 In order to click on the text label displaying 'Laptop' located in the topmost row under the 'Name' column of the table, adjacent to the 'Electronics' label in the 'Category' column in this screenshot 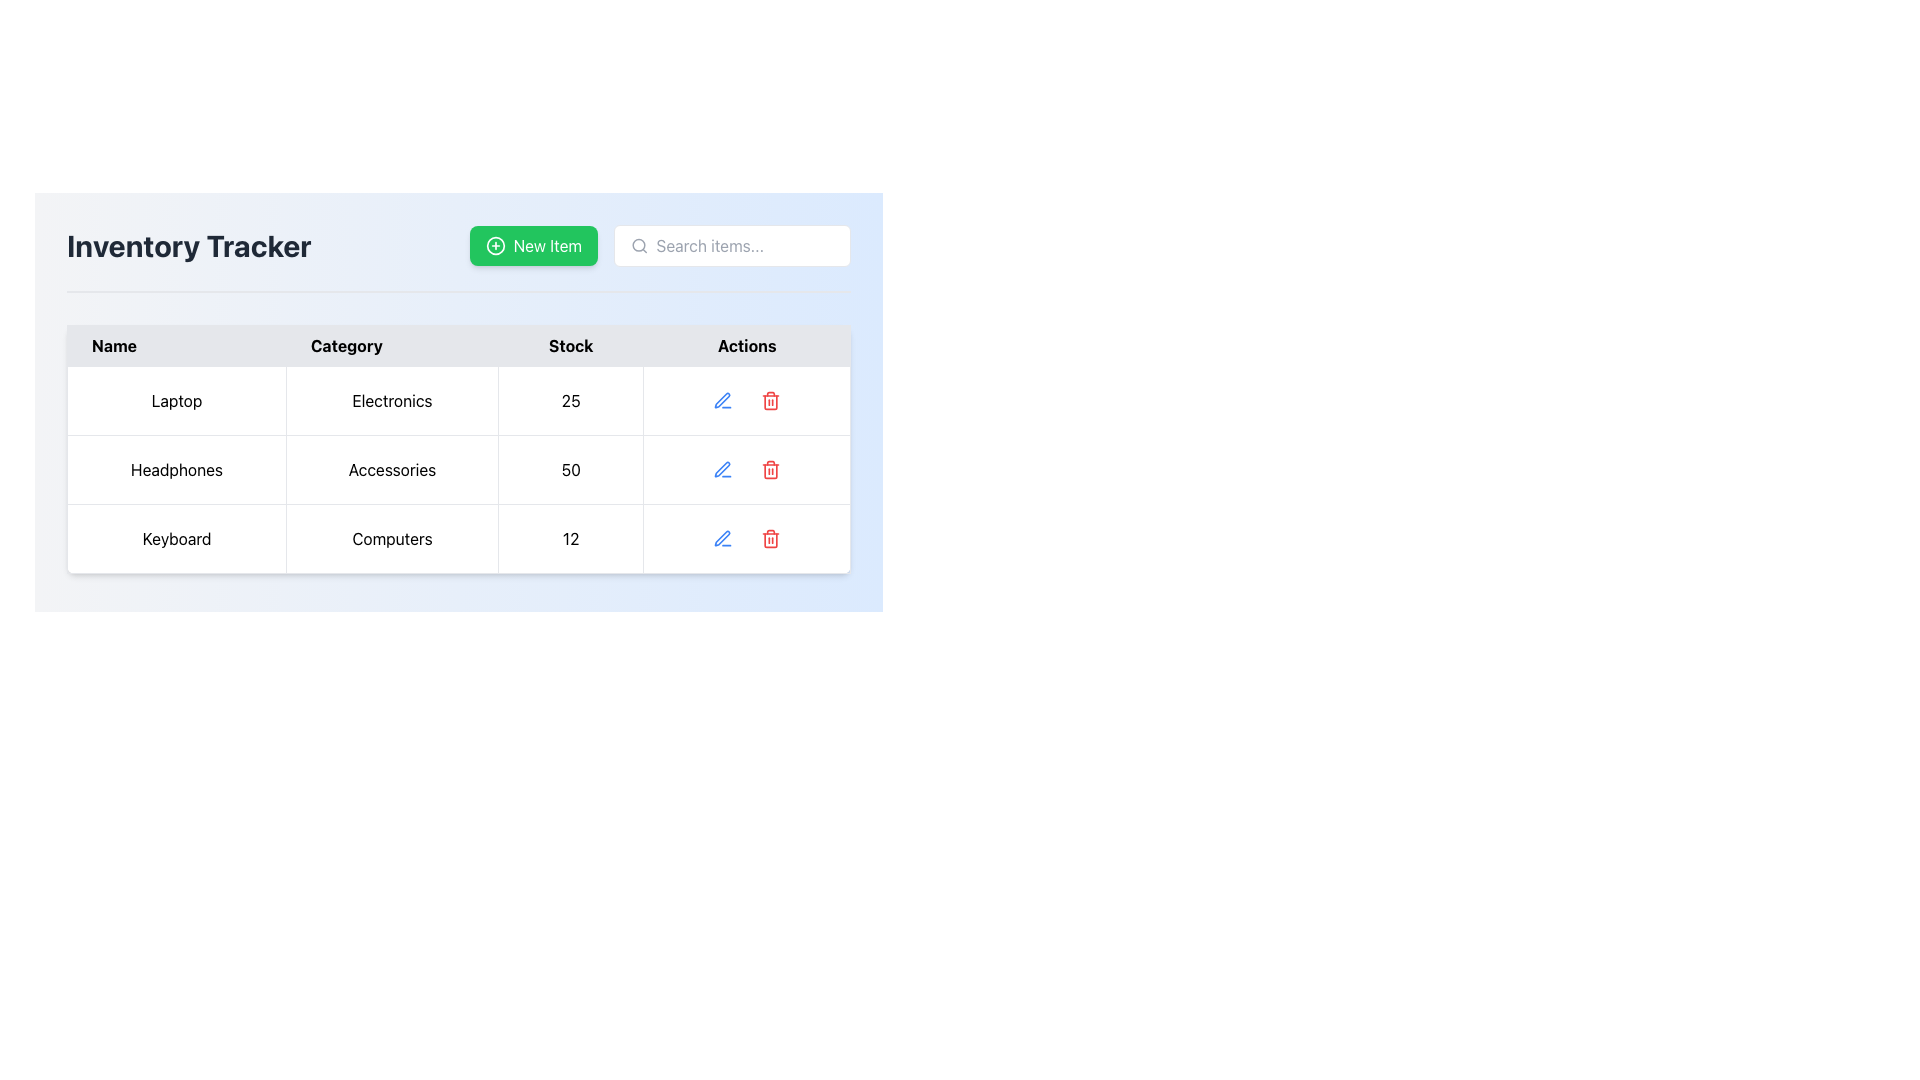, I will do `click(177, 401)`.